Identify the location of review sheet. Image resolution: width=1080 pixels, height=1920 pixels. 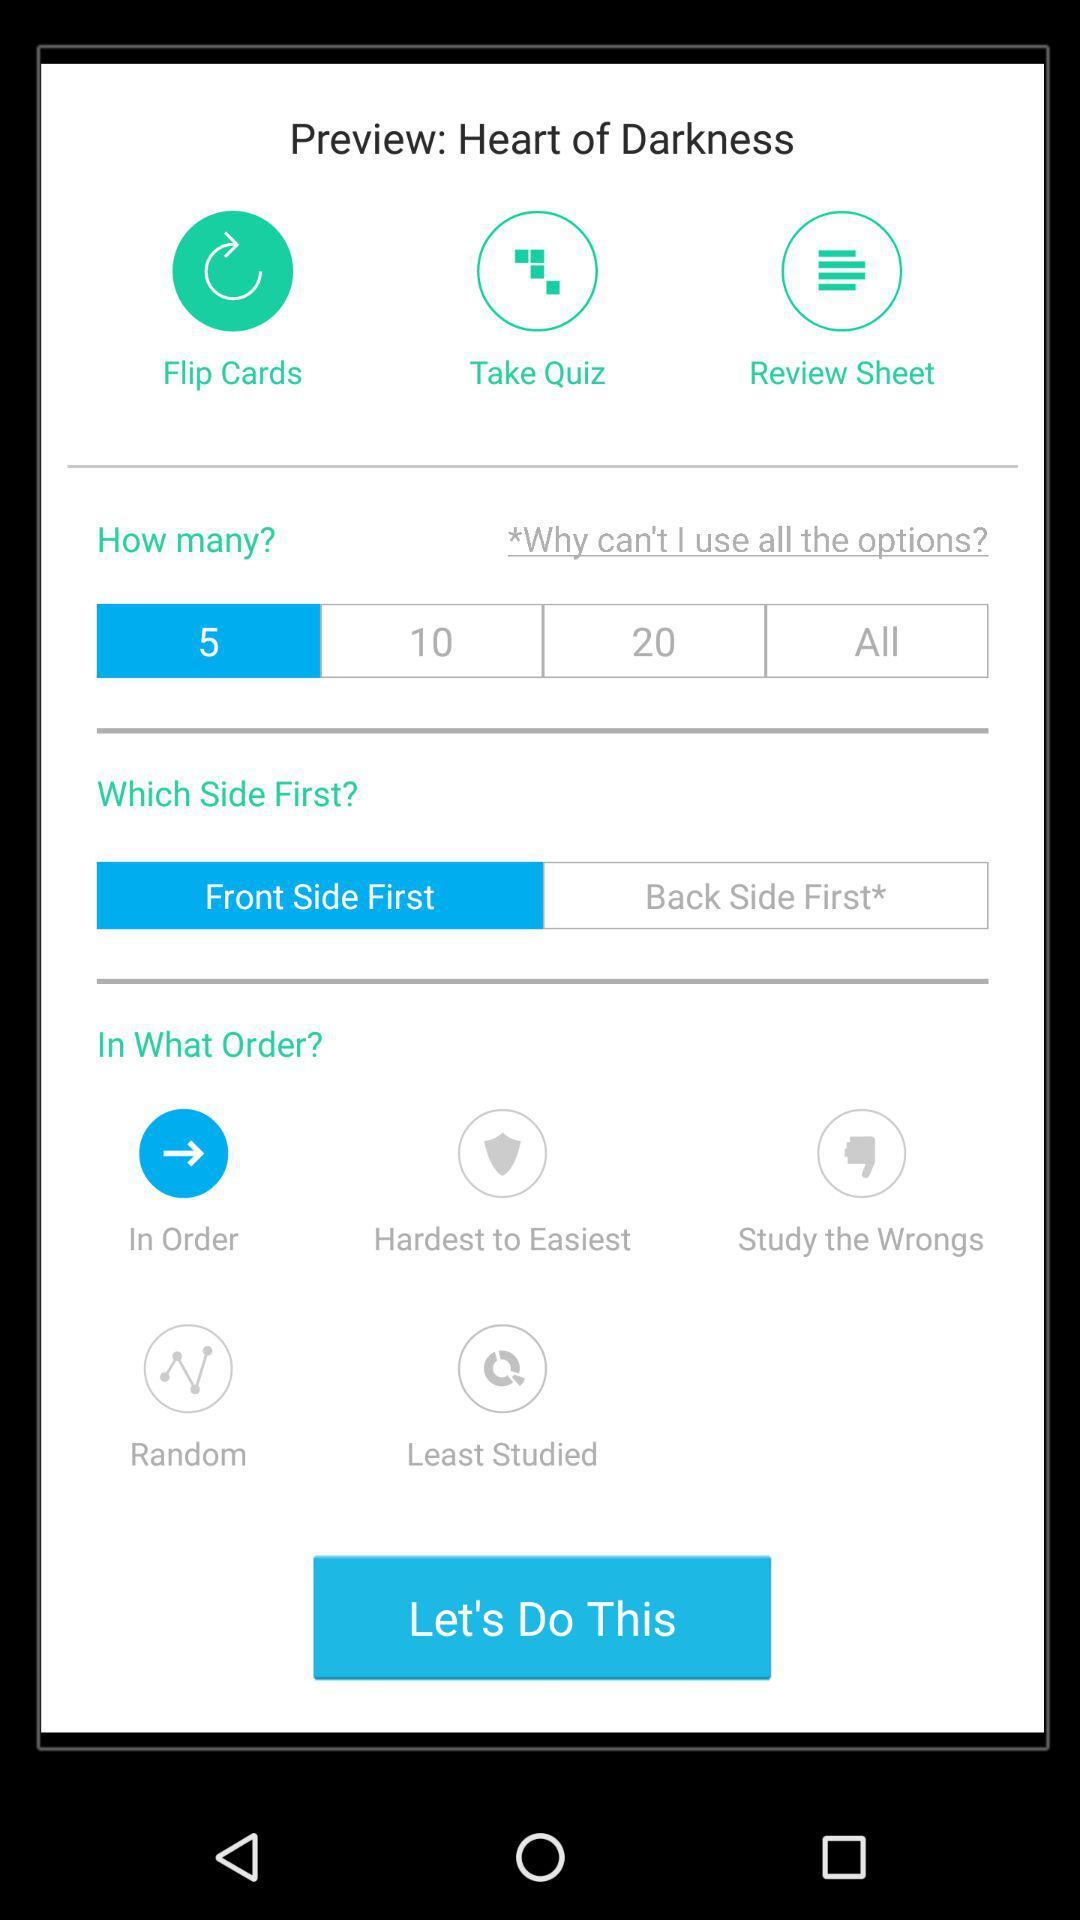
(841, 270).